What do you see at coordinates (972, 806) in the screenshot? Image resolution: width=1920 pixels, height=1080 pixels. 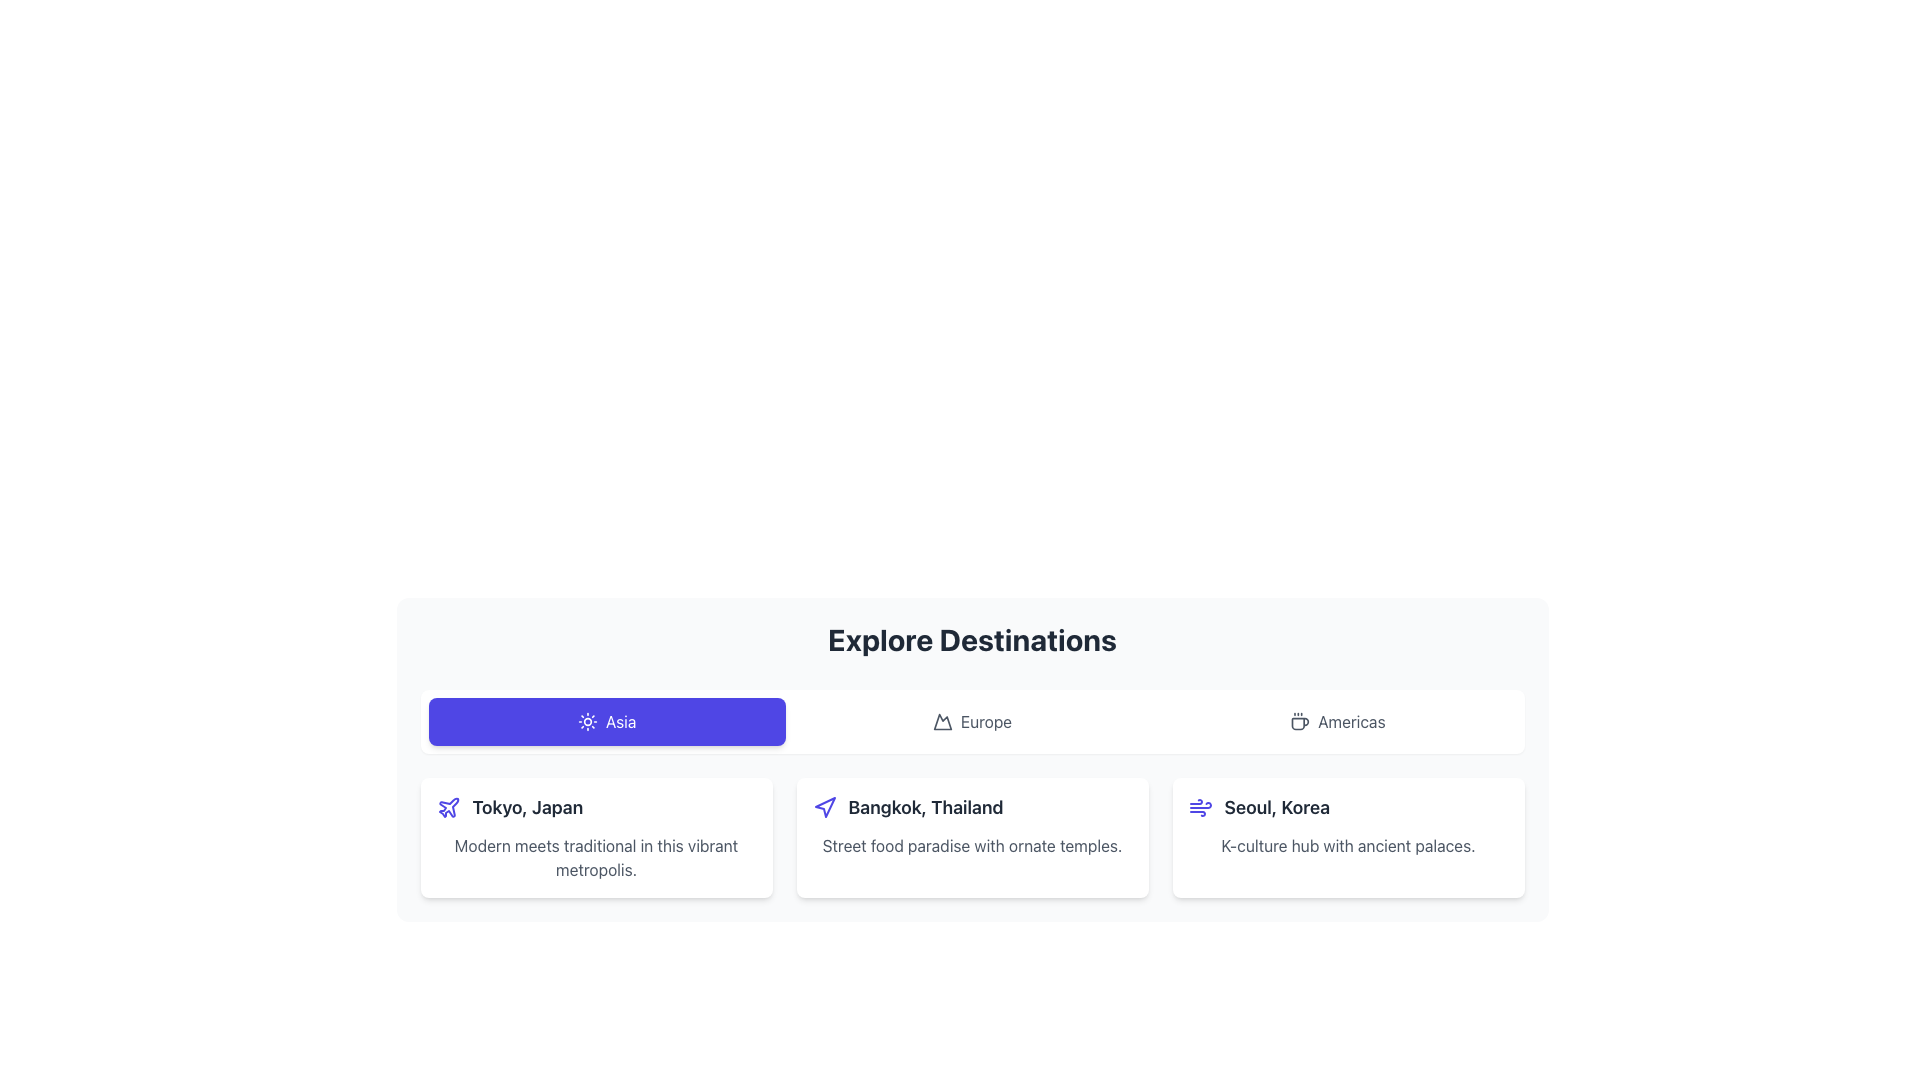 I see `the Text with icon (Destination title component) labeled 'Bangkok, Thailand'` at bounding box center [972, 806].